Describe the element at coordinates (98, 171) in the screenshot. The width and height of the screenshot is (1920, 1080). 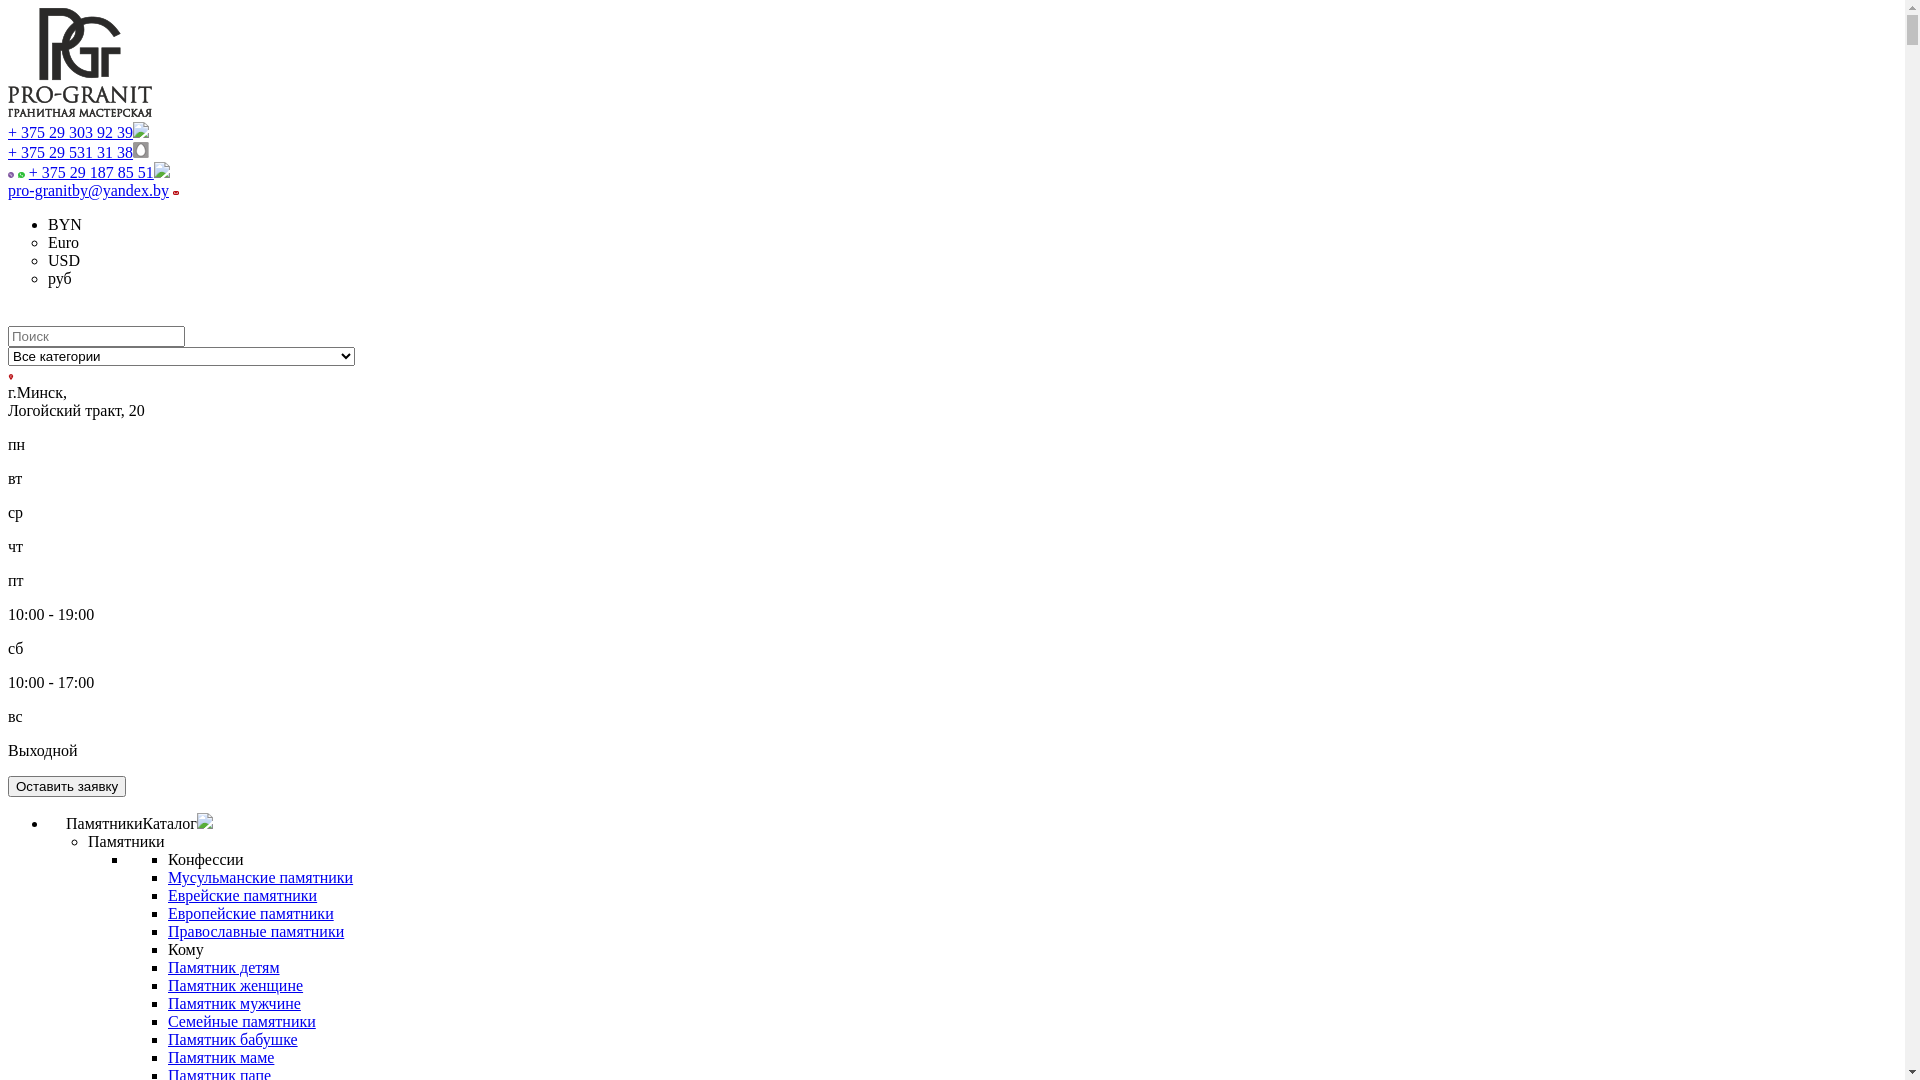
I see `'+ 375 29 187 85 51'` at that location.